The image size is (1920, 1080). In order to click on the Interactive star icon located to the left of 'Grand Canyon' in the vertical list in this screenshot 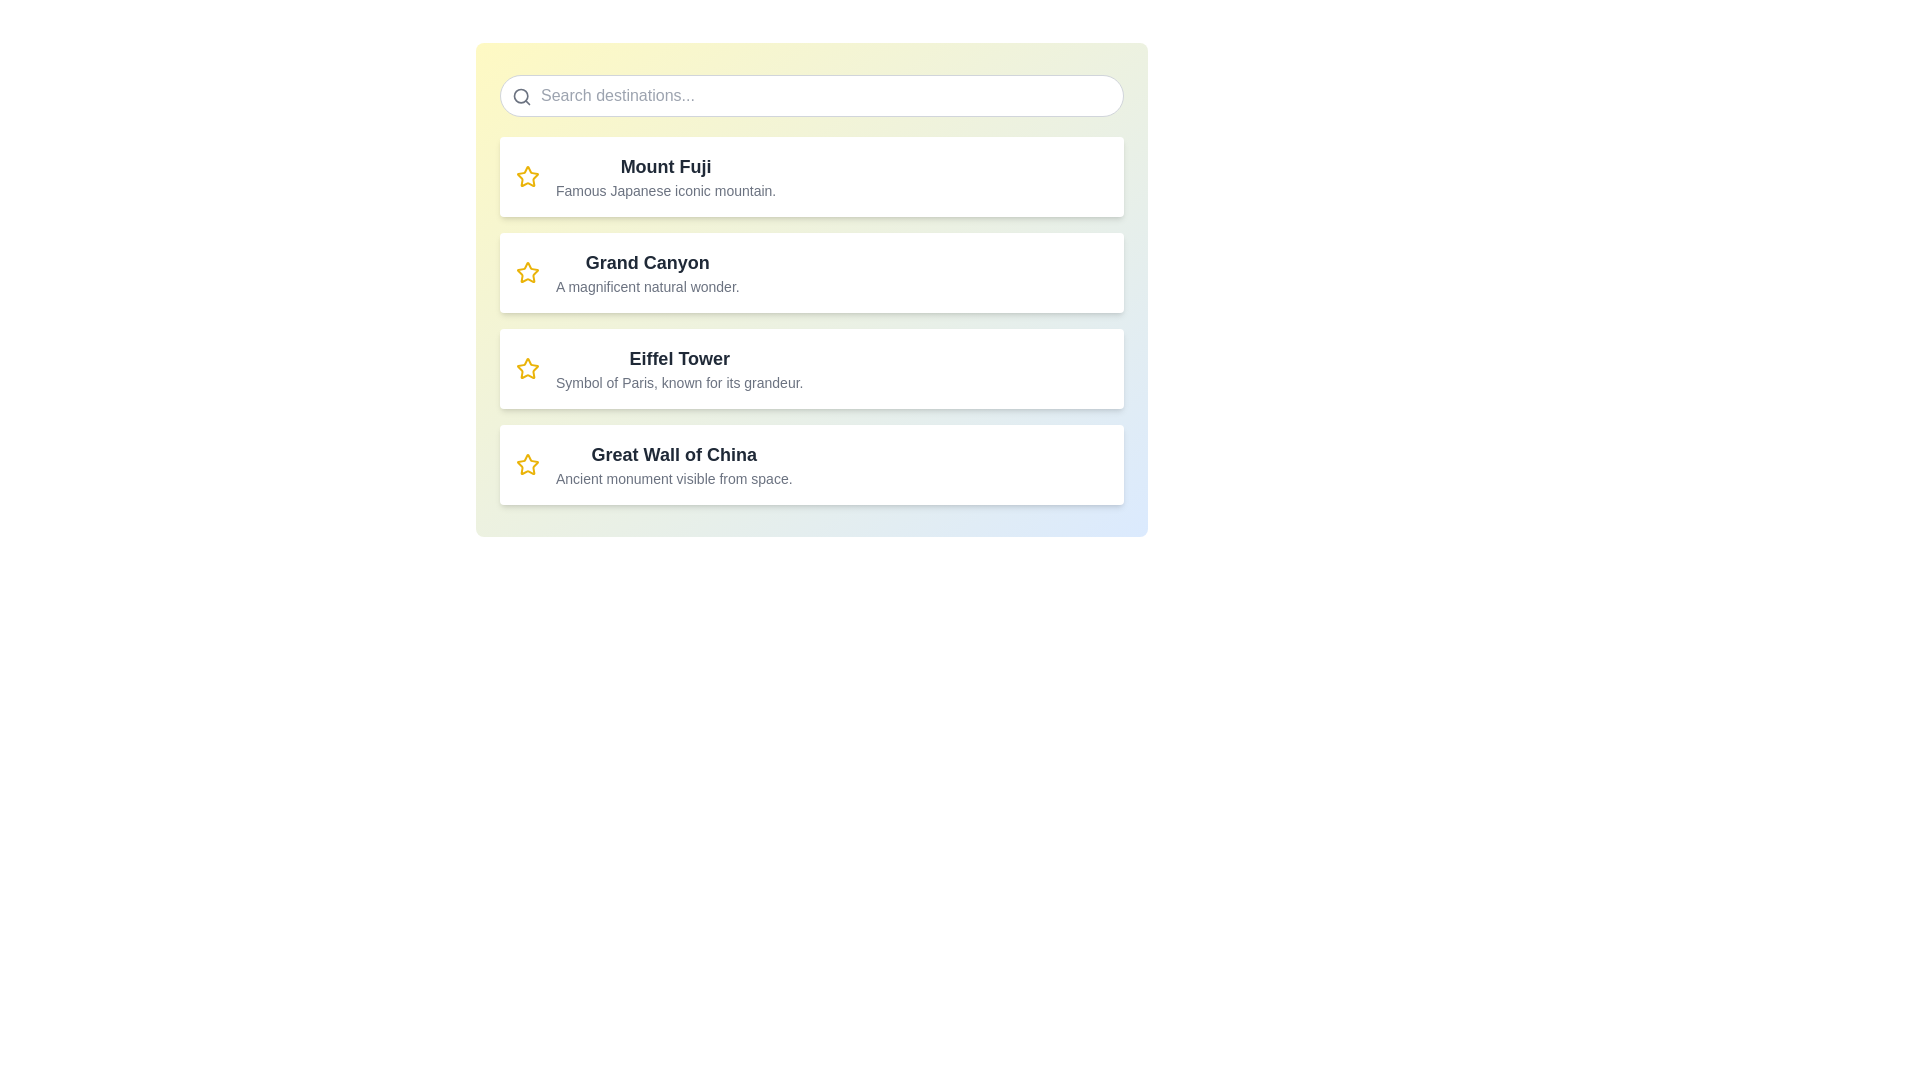, I will do `click(528, 464)`.